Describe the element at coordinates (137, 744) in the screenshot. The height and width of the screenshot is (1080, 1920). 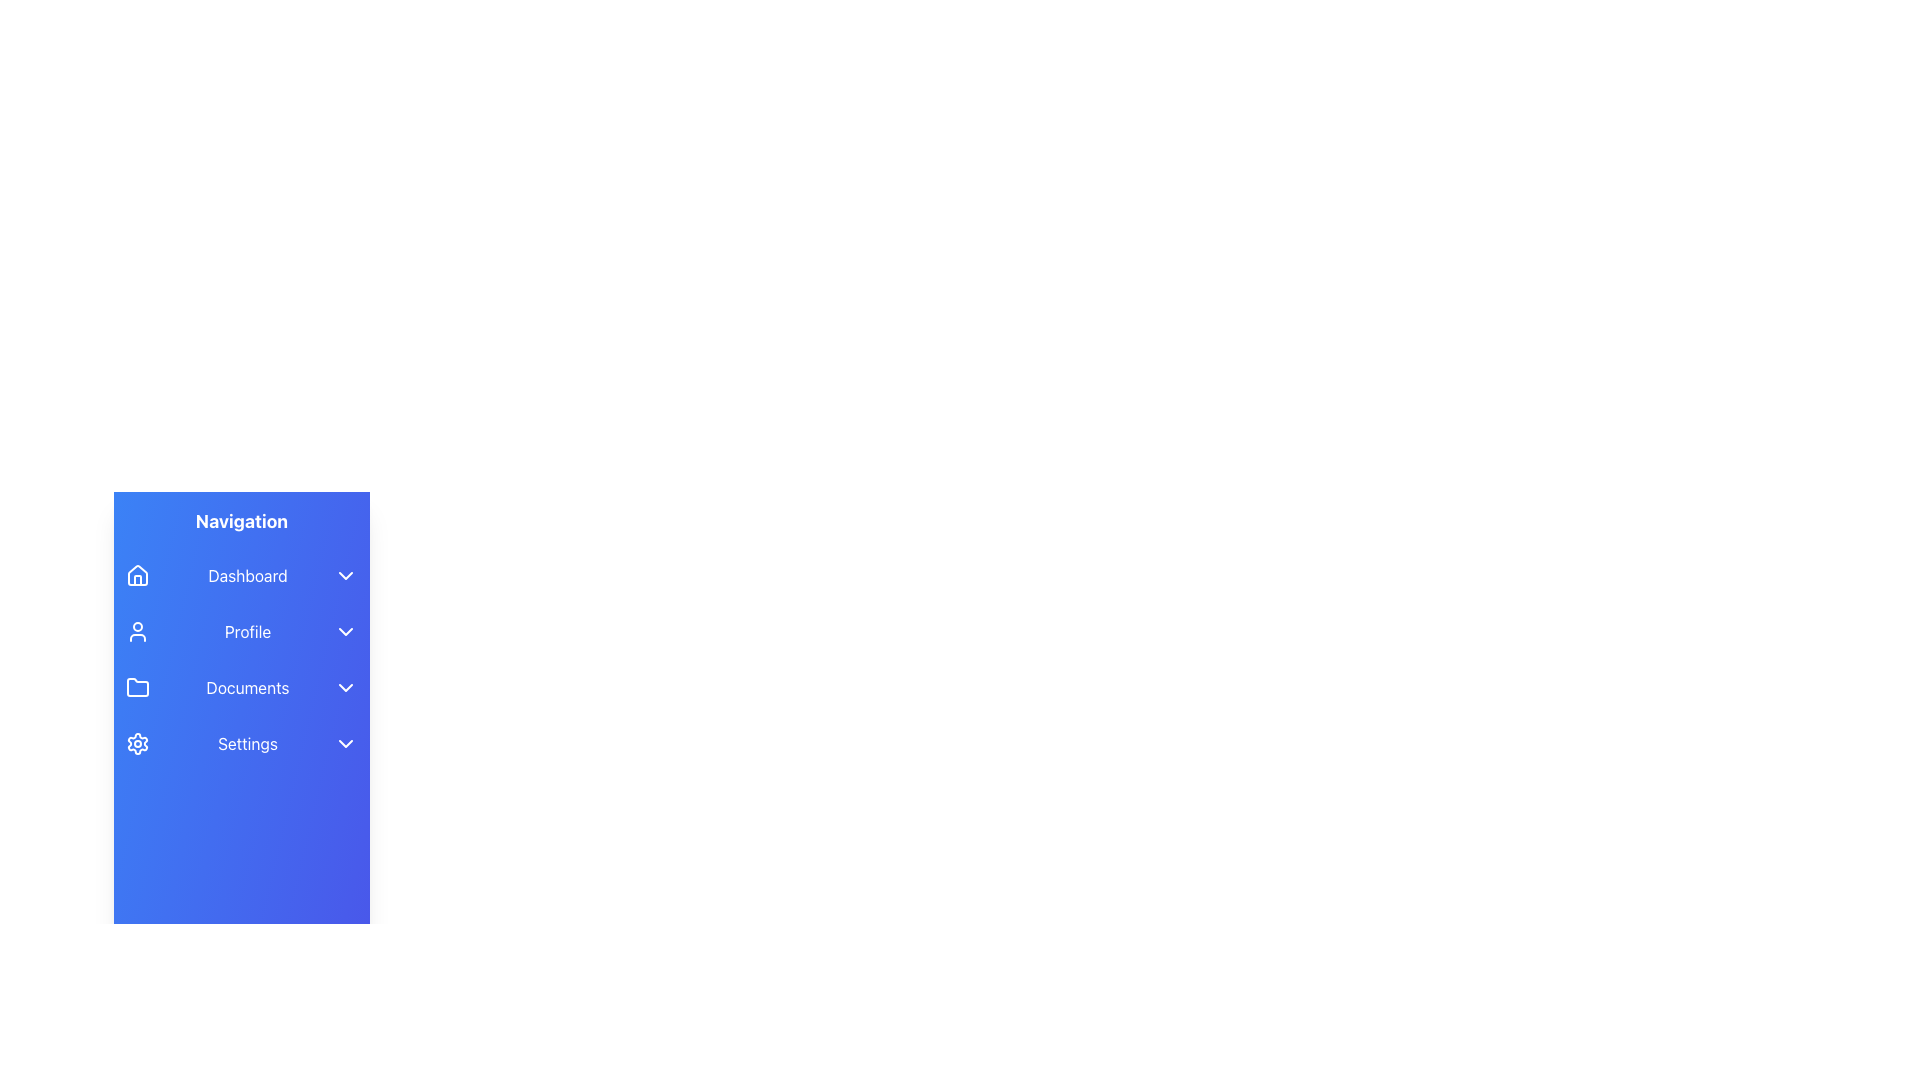
I see `the gear-shaped icon representing 'Settings'` at that location.